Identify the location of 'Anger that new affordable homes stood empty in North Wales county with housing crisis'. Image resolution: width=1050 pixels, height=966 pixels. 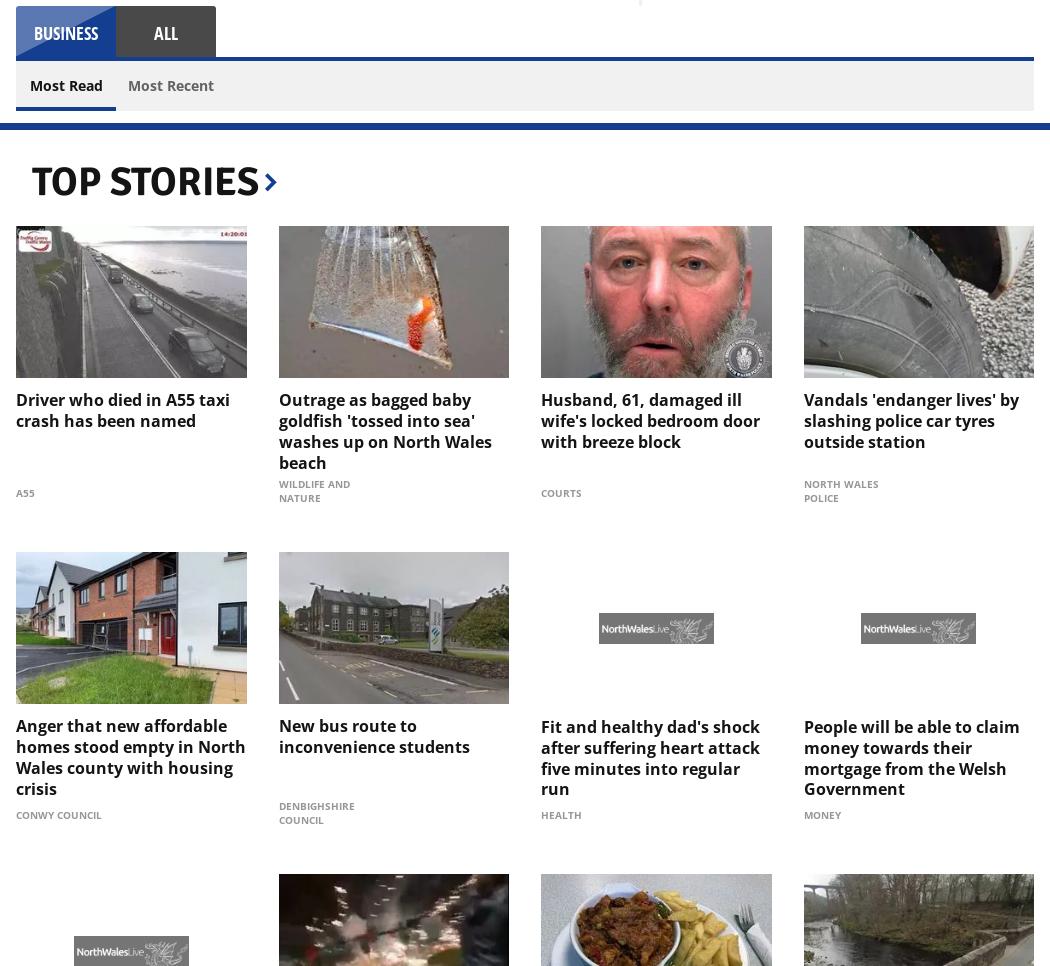
(15, 756).